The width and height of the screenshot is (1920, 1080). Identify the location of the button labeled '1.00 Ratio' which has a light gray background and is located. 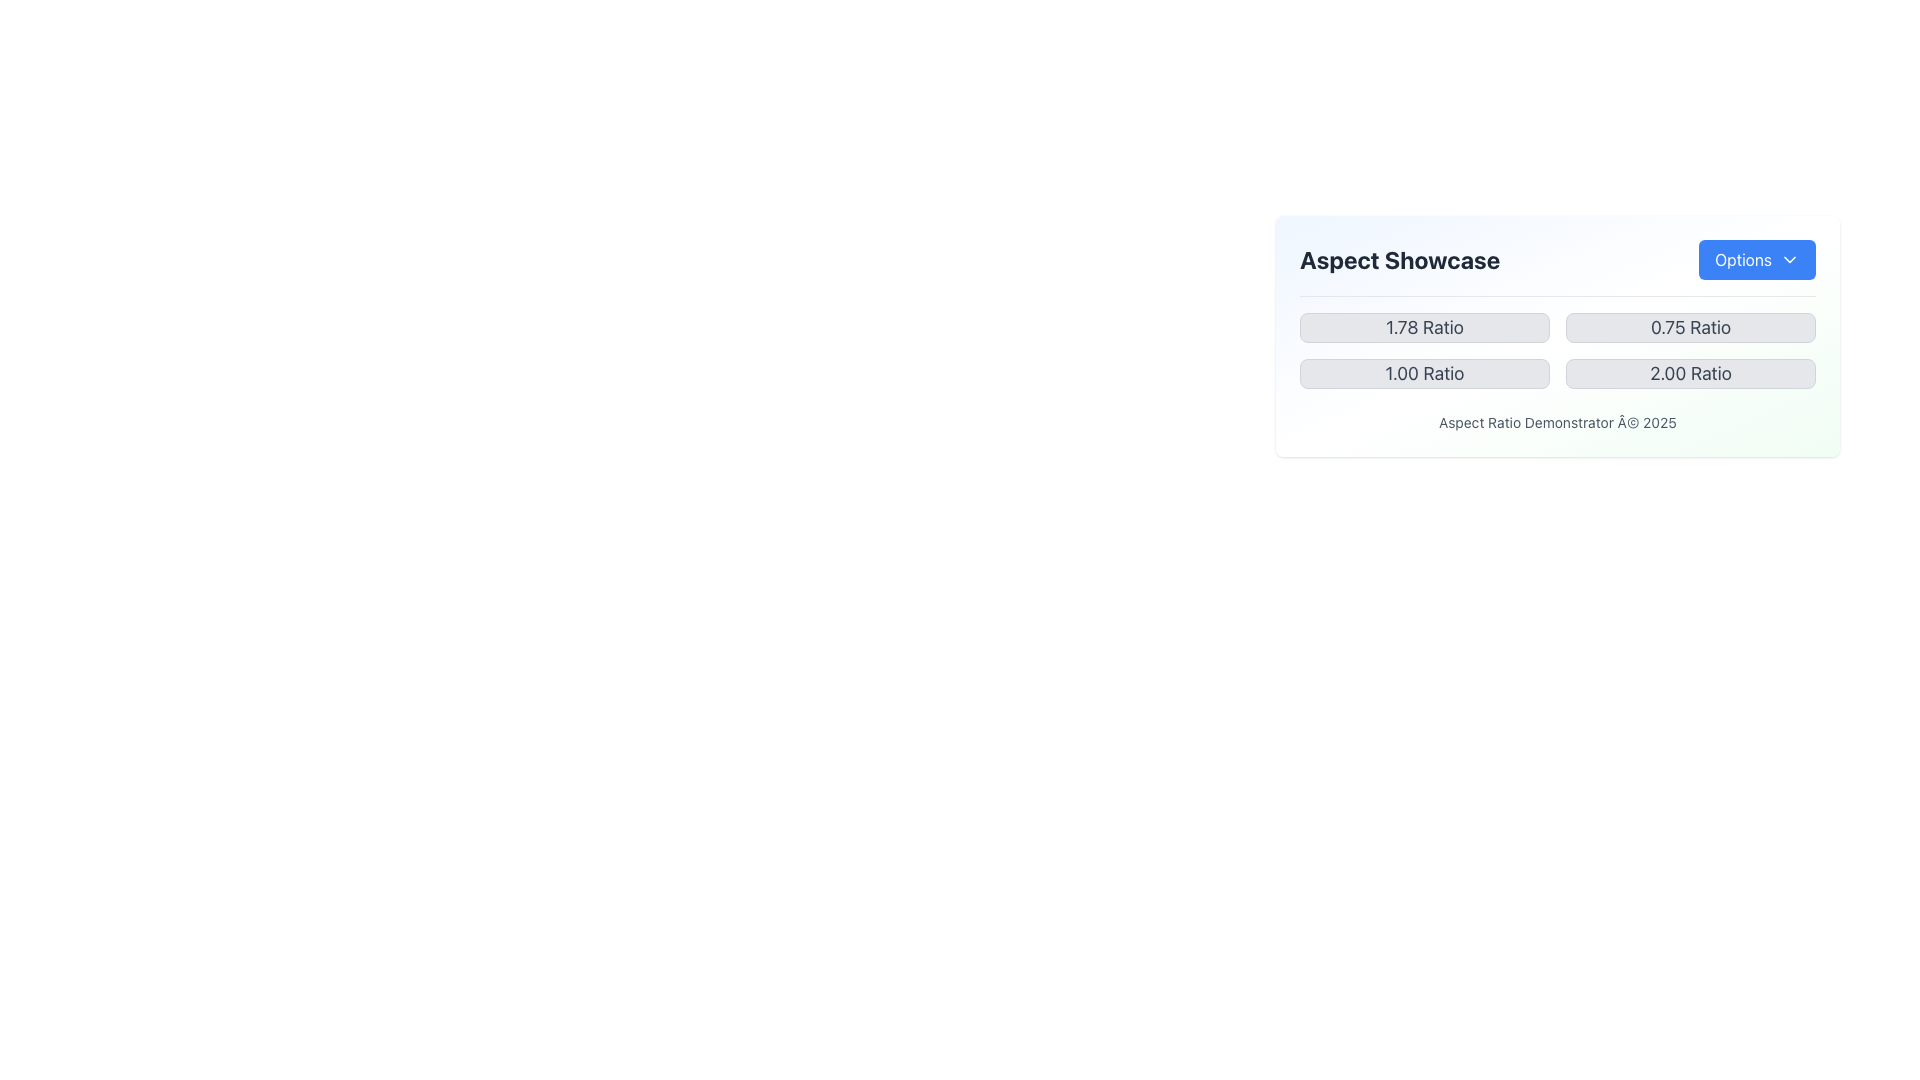
(1424, 374).